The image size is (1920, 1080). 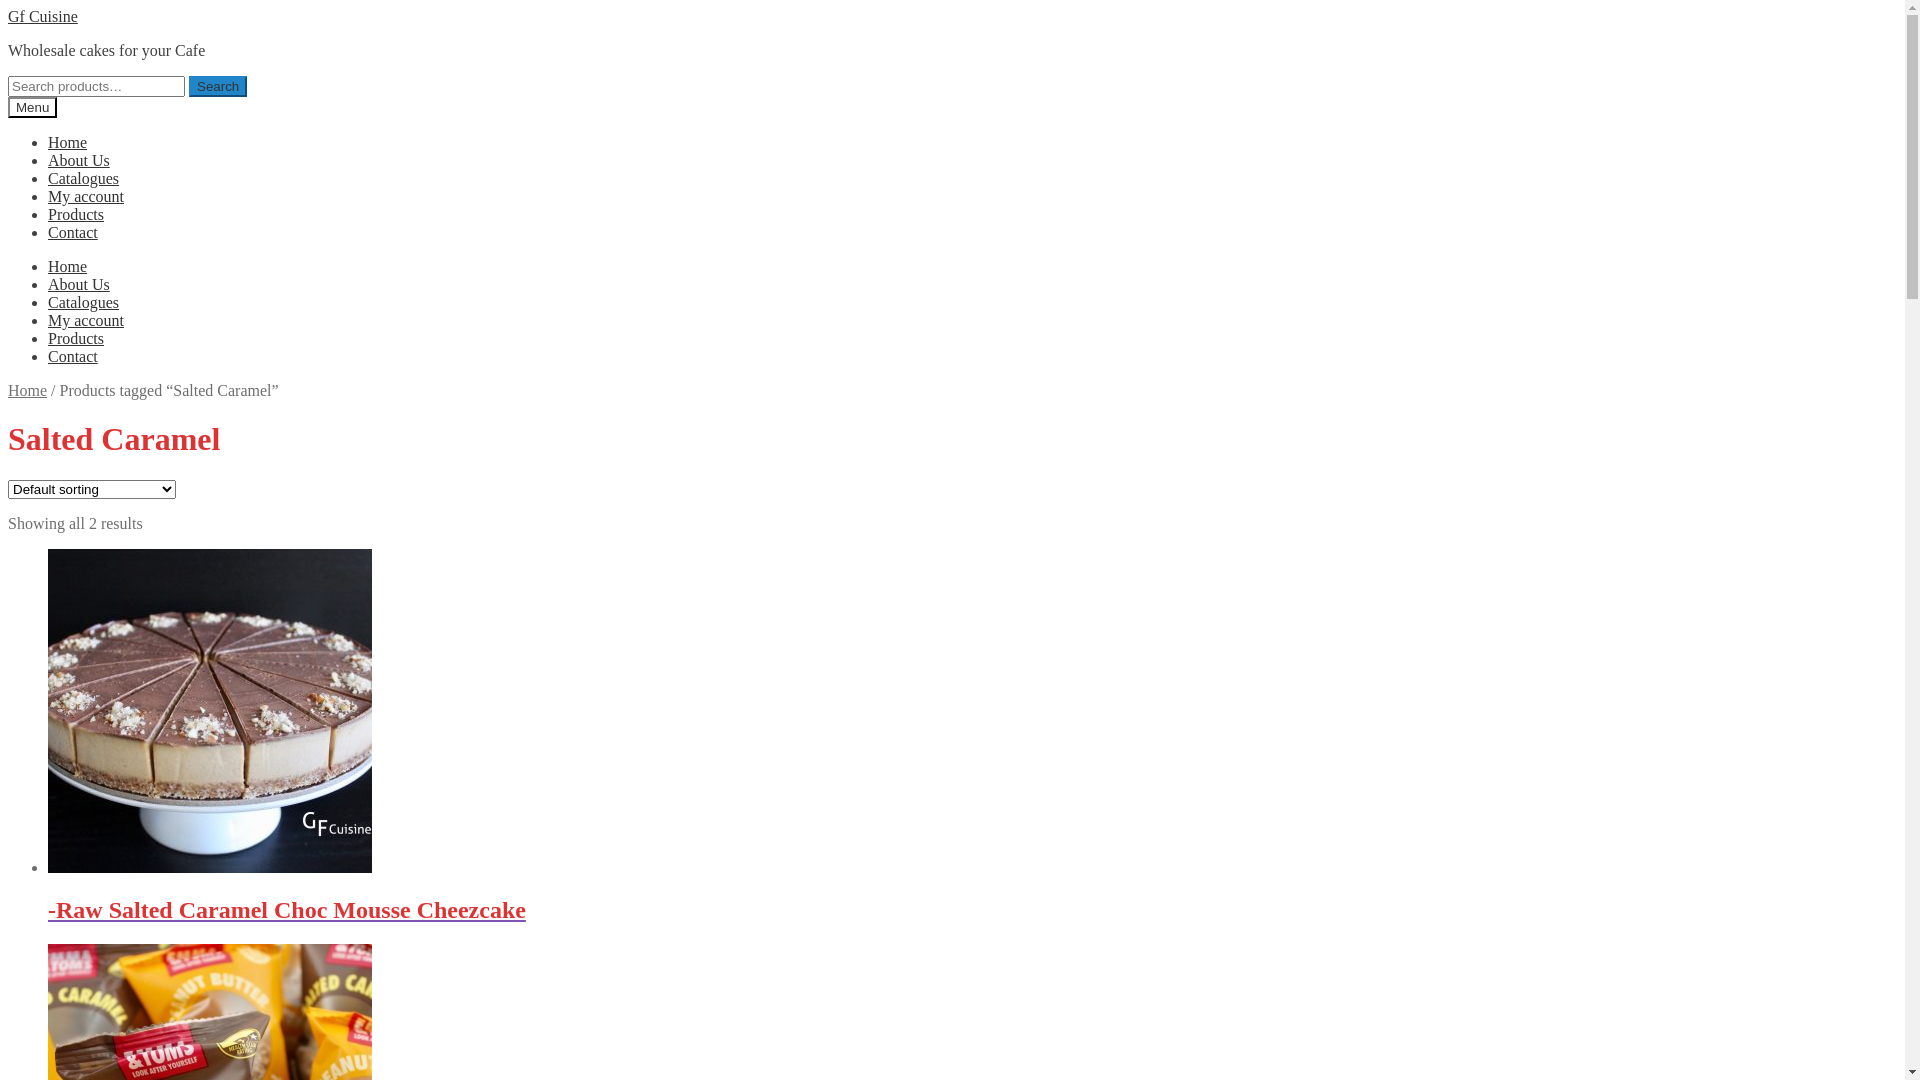 I want to click on 'Home', so click(x=48, y=141).